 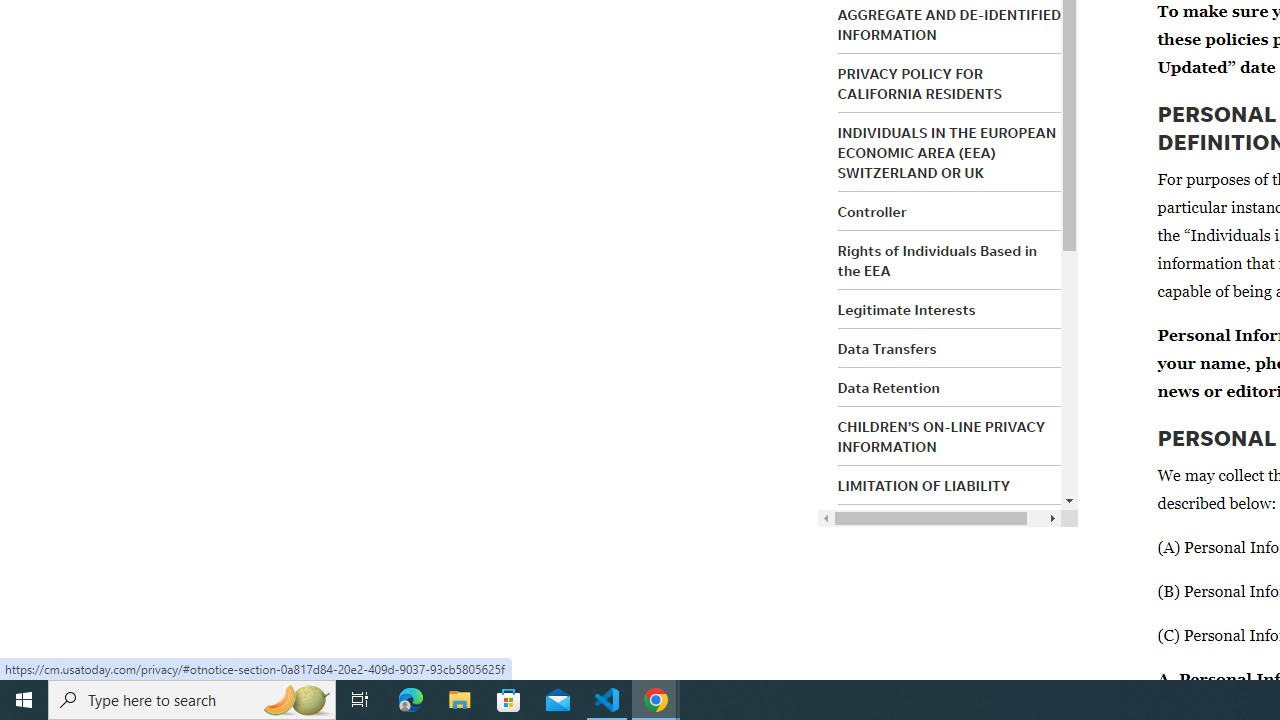 I want to click on 'Legitimate Interests', so click(x=905, y=309).